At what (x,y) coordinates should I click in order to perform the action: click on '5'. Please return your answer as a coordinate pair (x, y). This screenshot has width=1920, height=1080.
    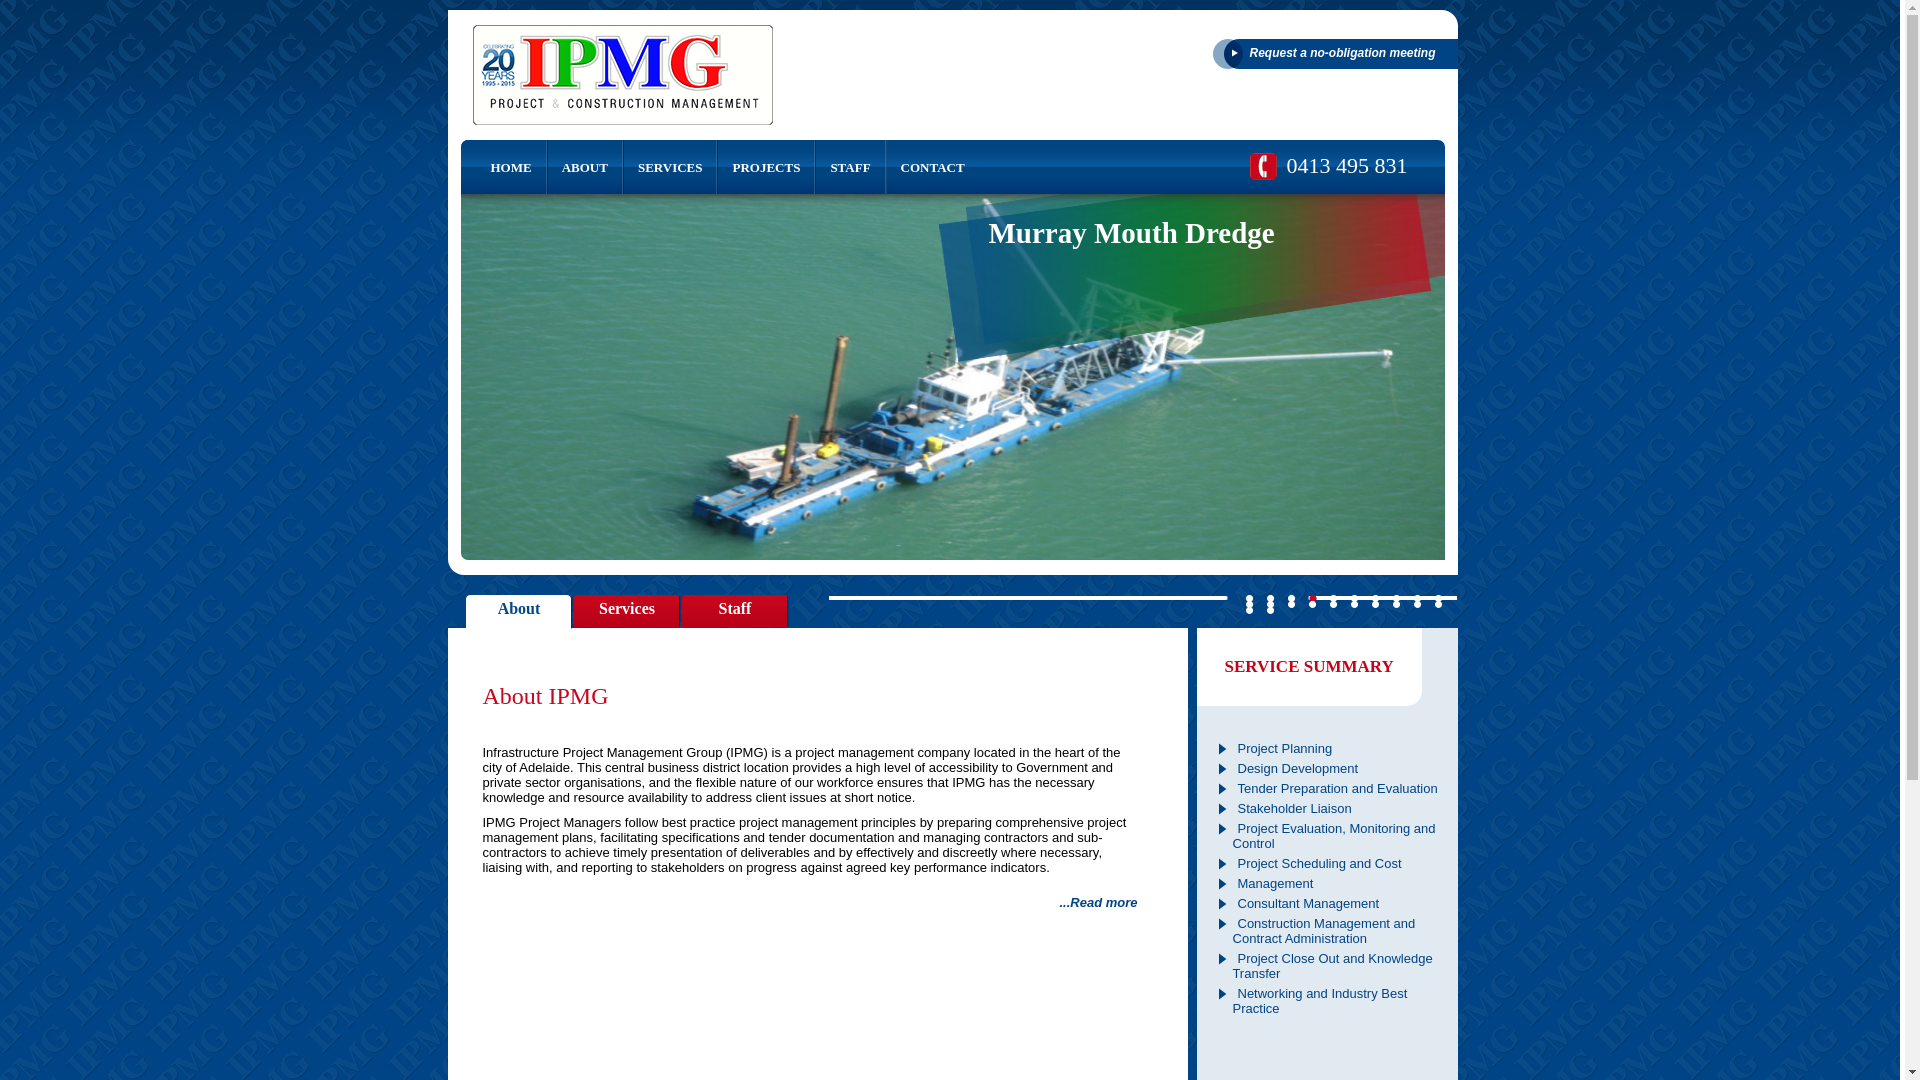
    Looking at the image, I should click on (1334, 596).